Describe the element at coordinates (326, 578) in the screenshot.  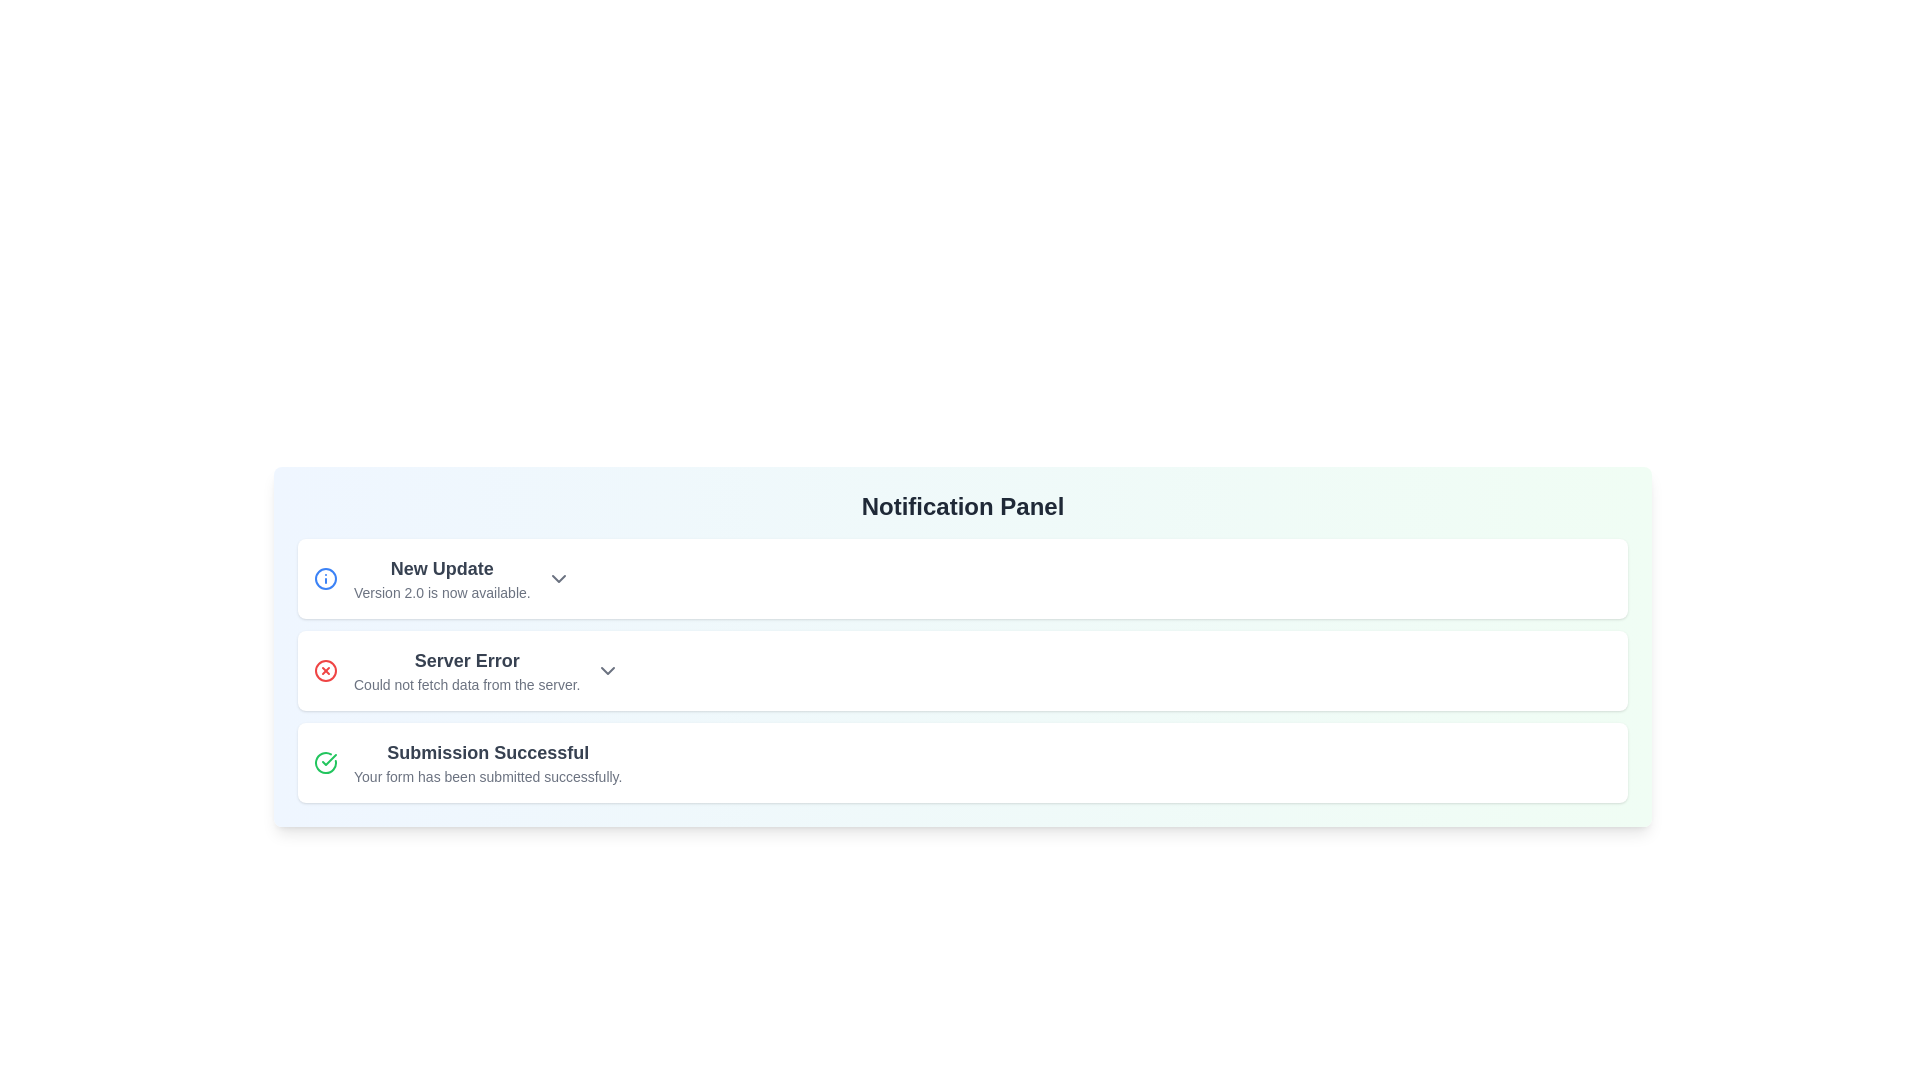
I see `the circular 'info' icon with a blue outline located to the left of the 'New Update' label in the first notification entry of the notification panel` at that location.